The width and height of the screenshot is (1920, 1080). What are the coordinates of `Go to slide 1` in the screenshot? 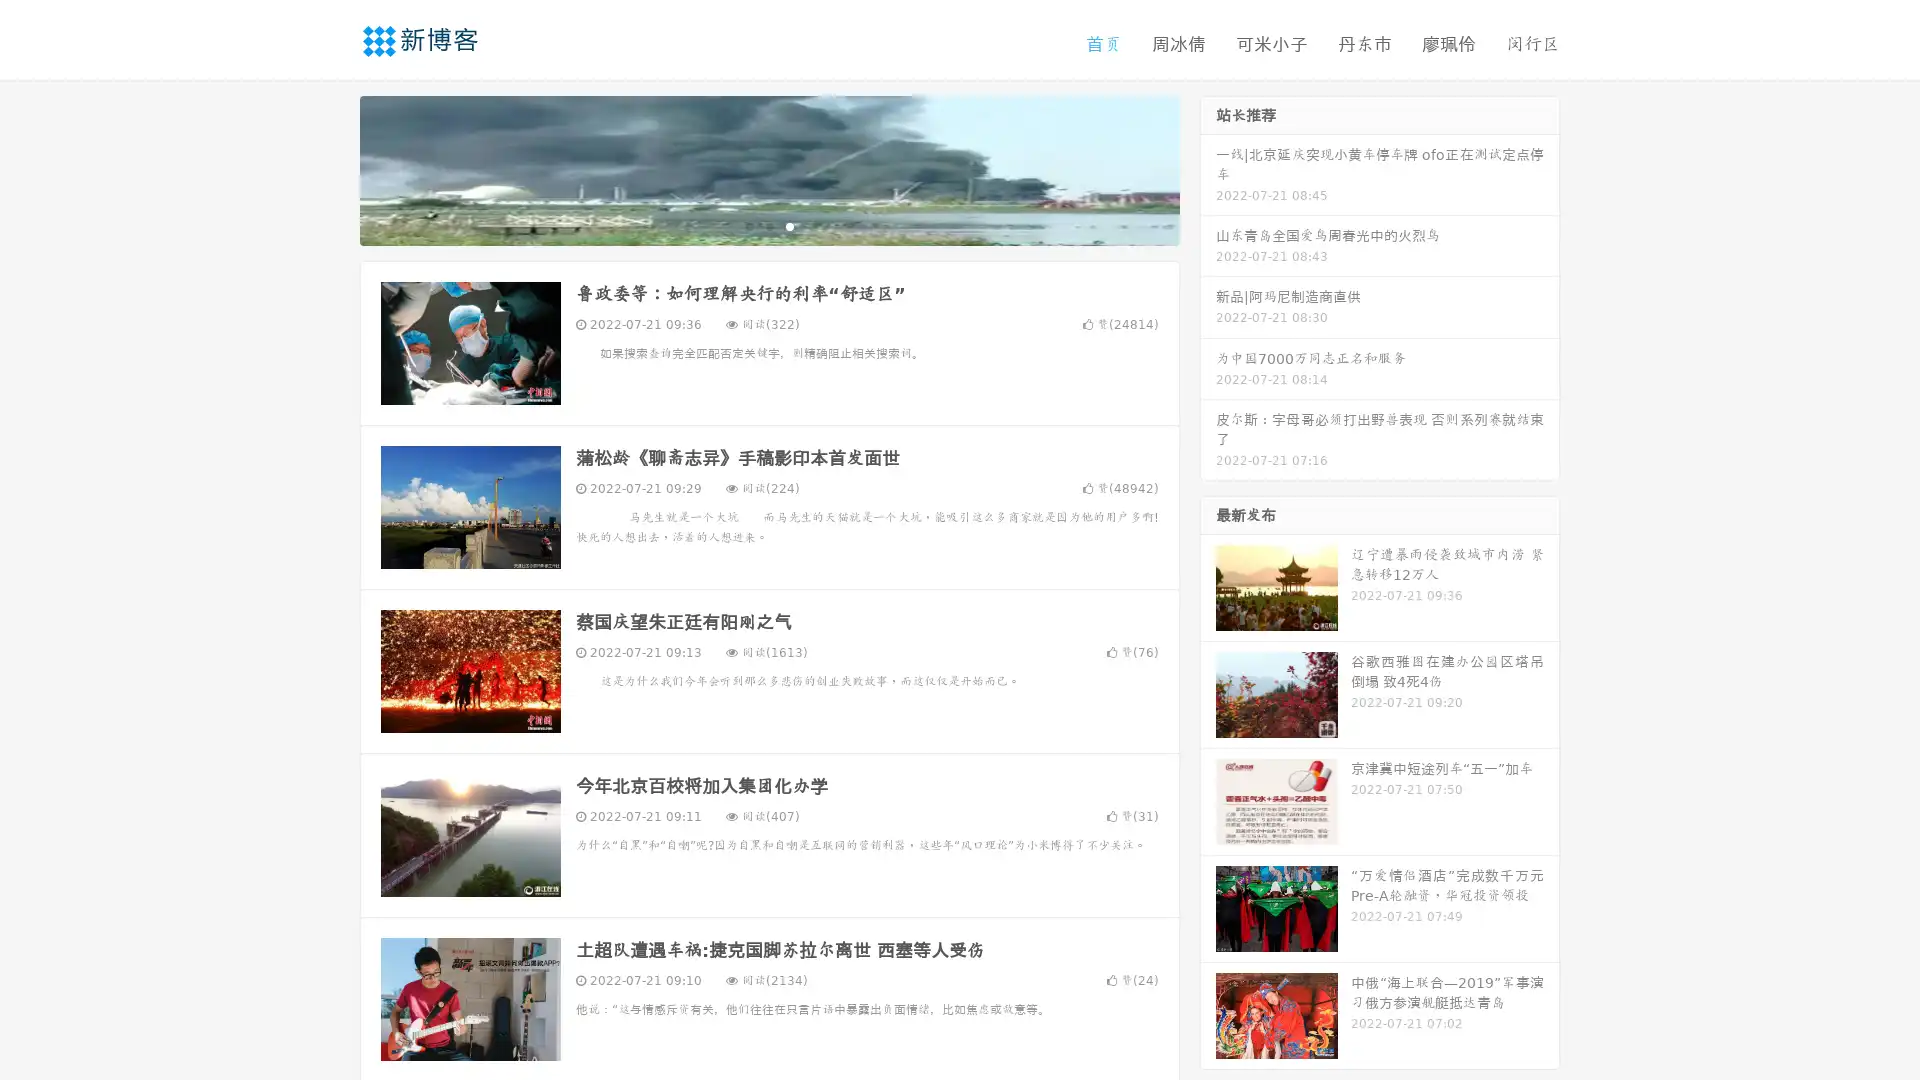 It's located at (748, 225).